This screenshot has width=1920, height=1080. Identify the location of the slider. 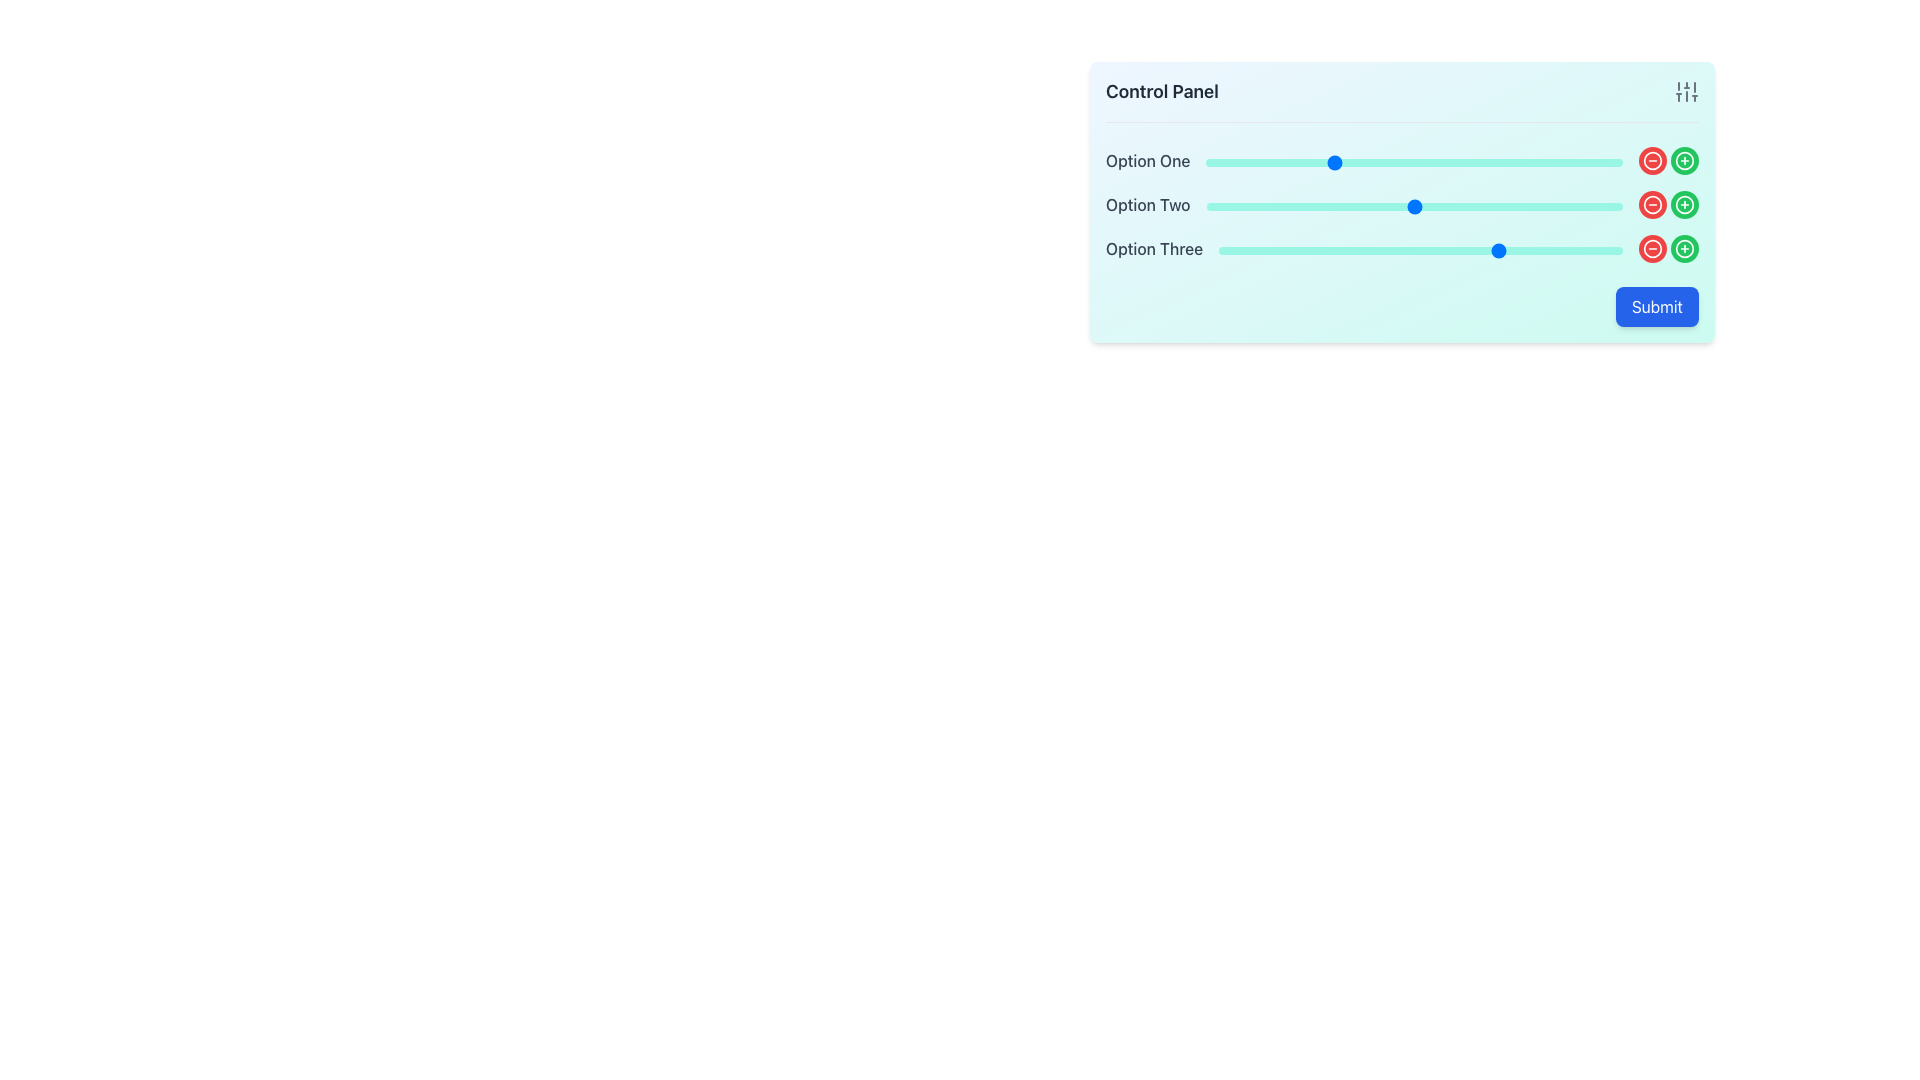
(1306, 207).